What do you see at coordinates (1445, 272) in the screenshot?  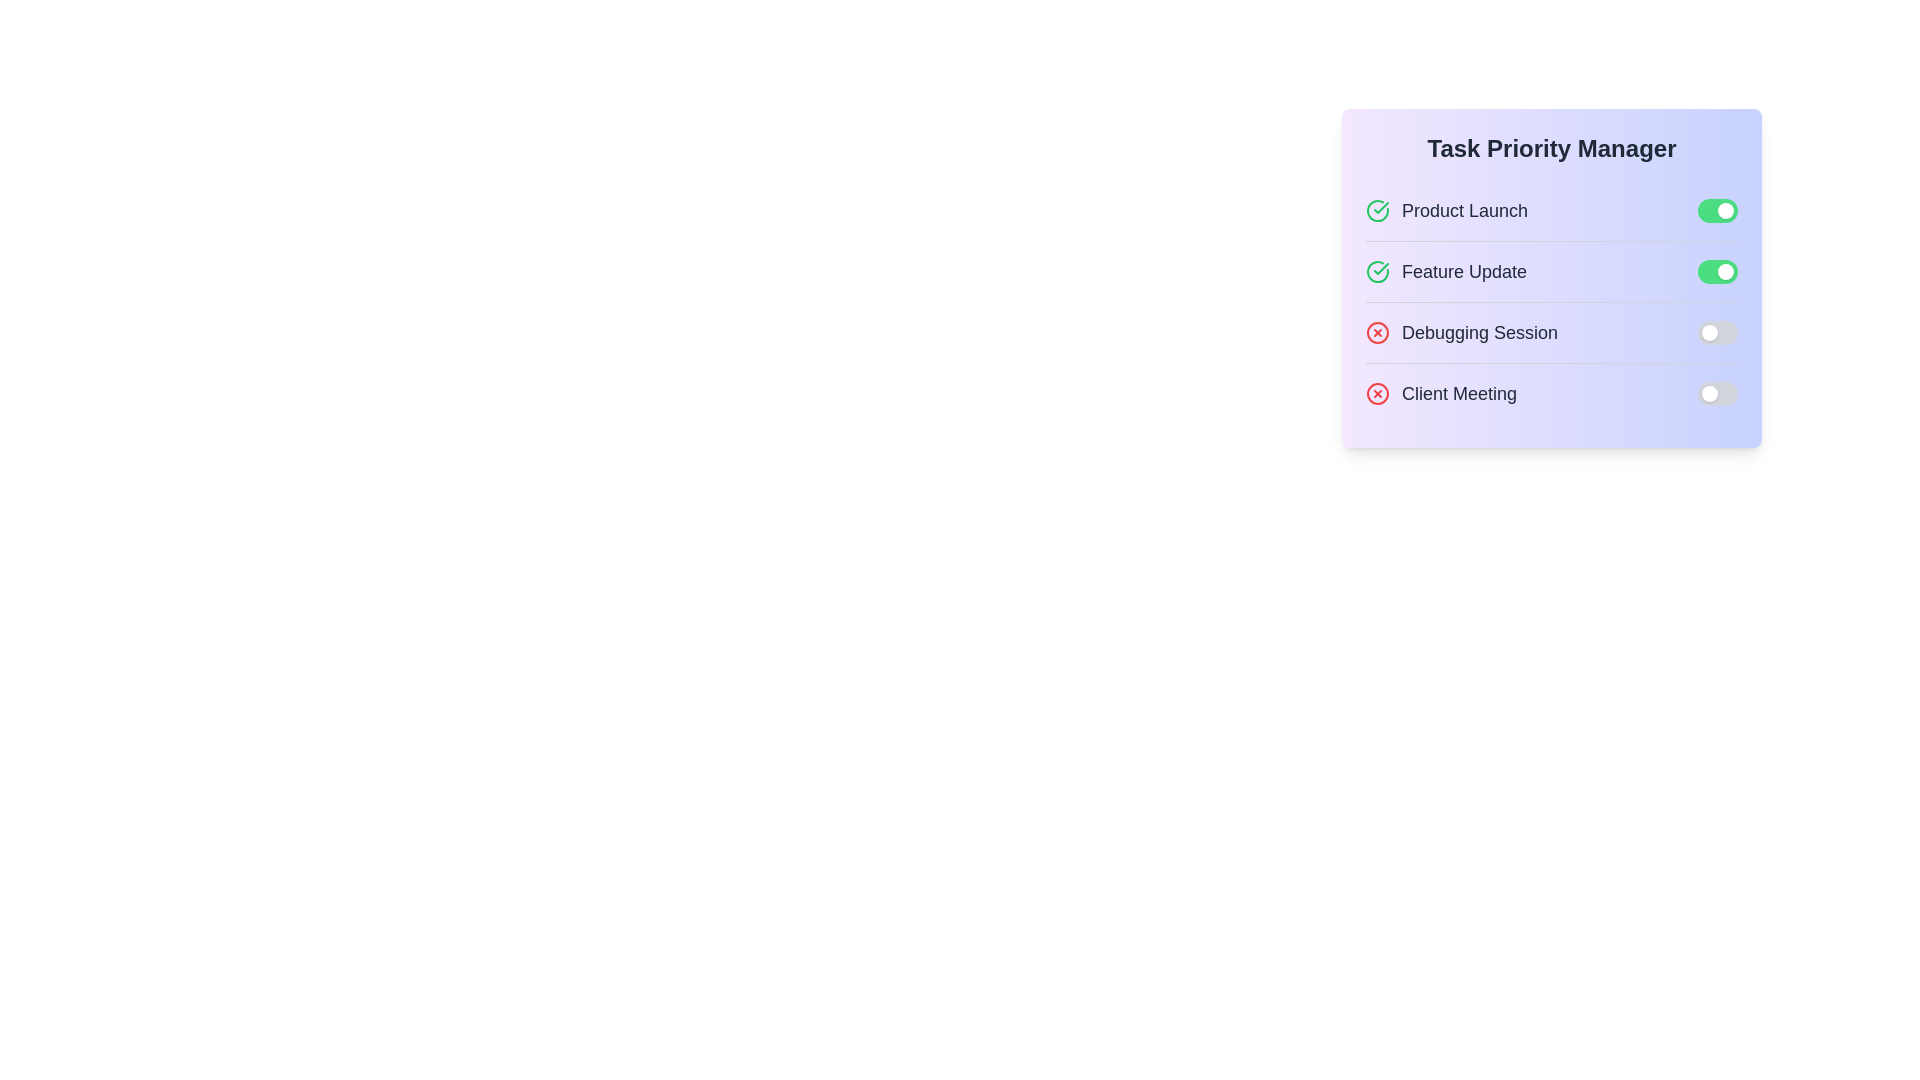 I see `the task with title Feature Update` at bounding box center [1445, 272].